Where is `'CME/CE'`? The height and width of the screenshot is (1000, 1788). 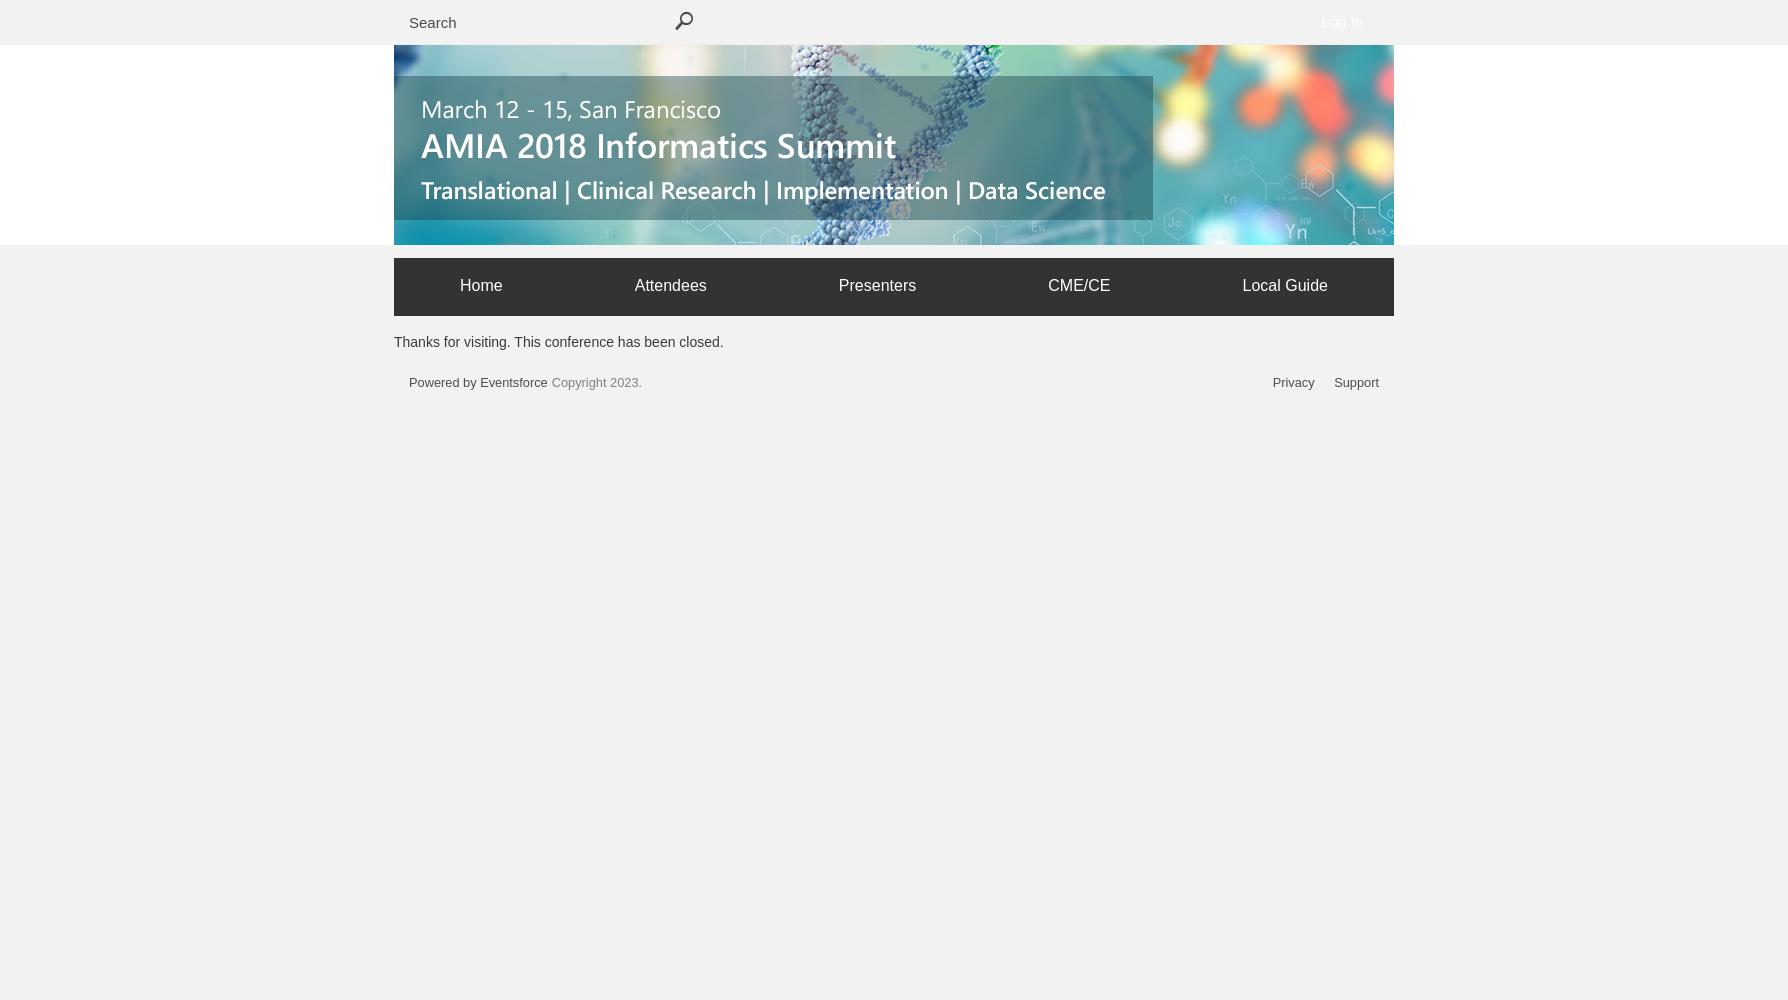
'CME/CE' is located at coordinates (1079, 284).